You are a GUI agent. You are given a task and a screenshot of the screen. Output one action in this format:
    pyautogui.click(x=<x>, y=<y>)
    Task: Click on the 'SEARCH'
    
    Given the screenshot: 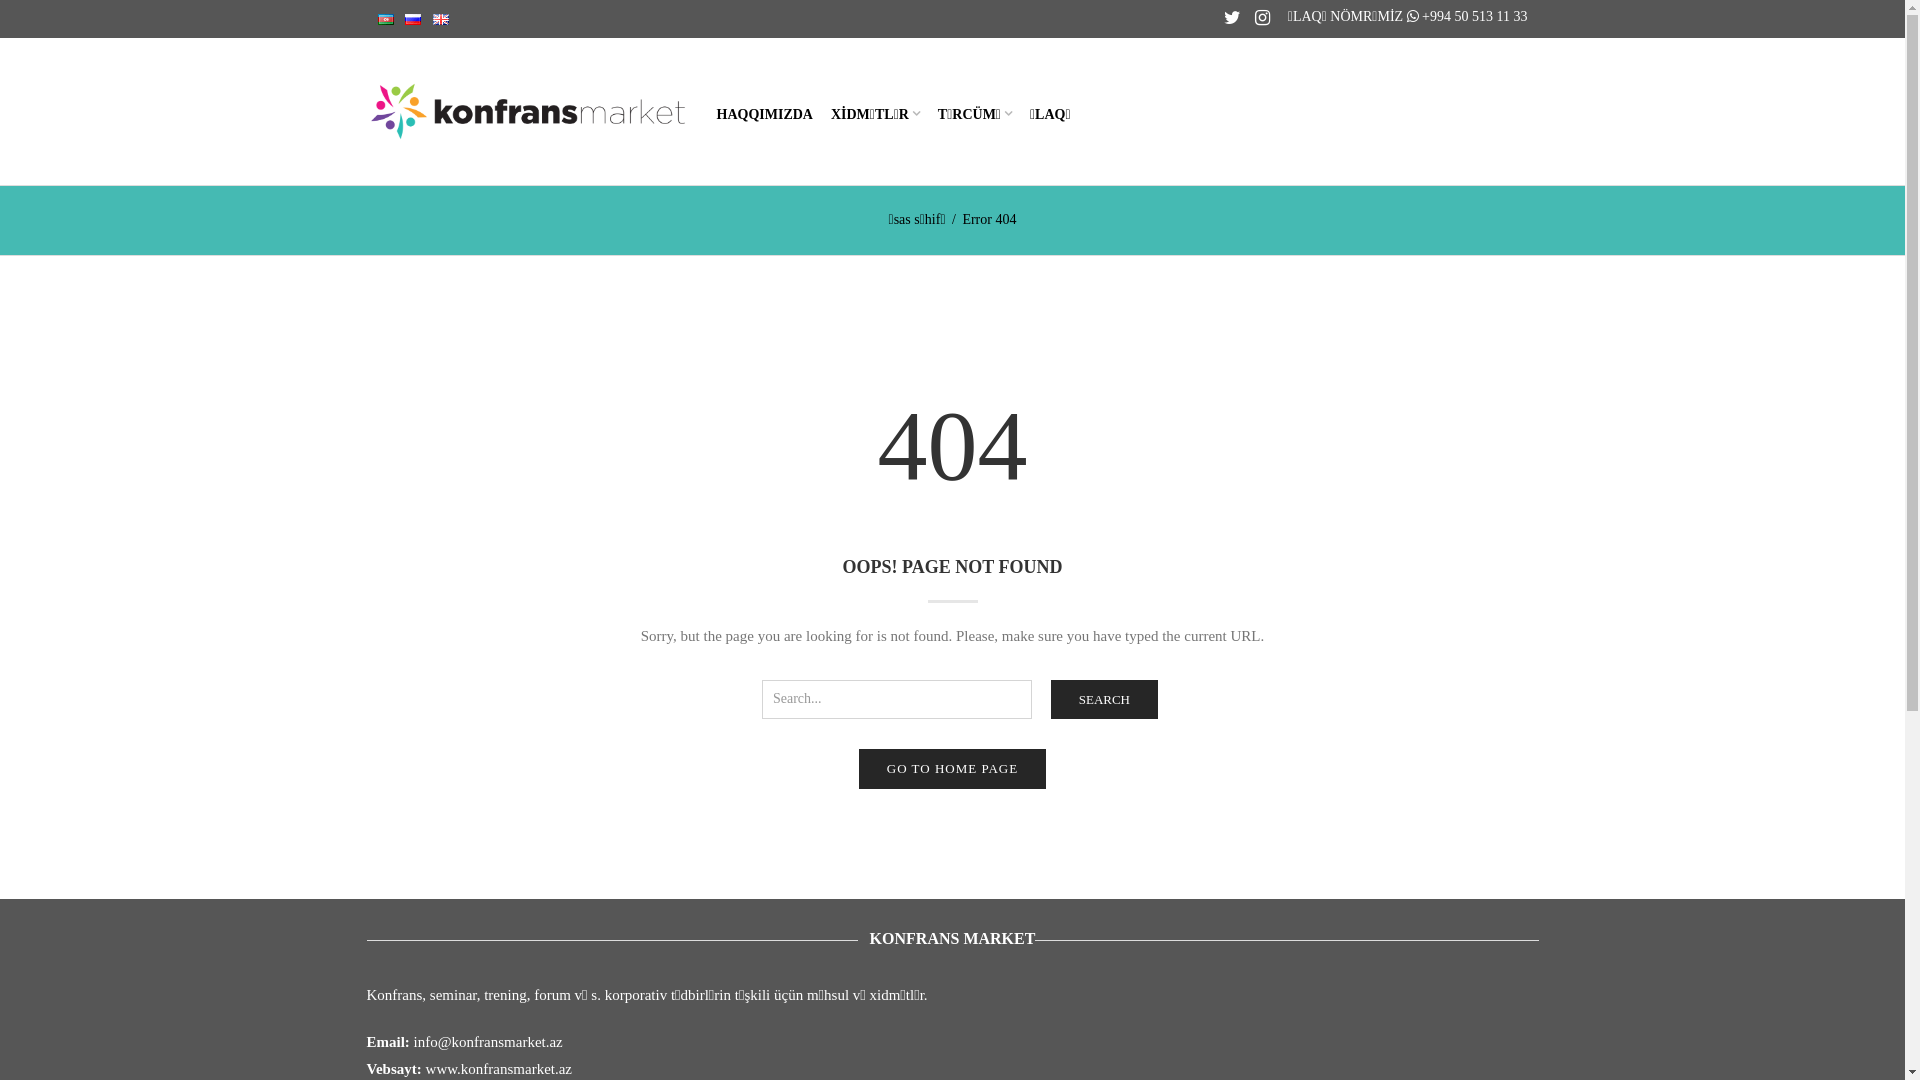 What is the action you would take?
    pyautogui.click(x=1103, y=698)
    